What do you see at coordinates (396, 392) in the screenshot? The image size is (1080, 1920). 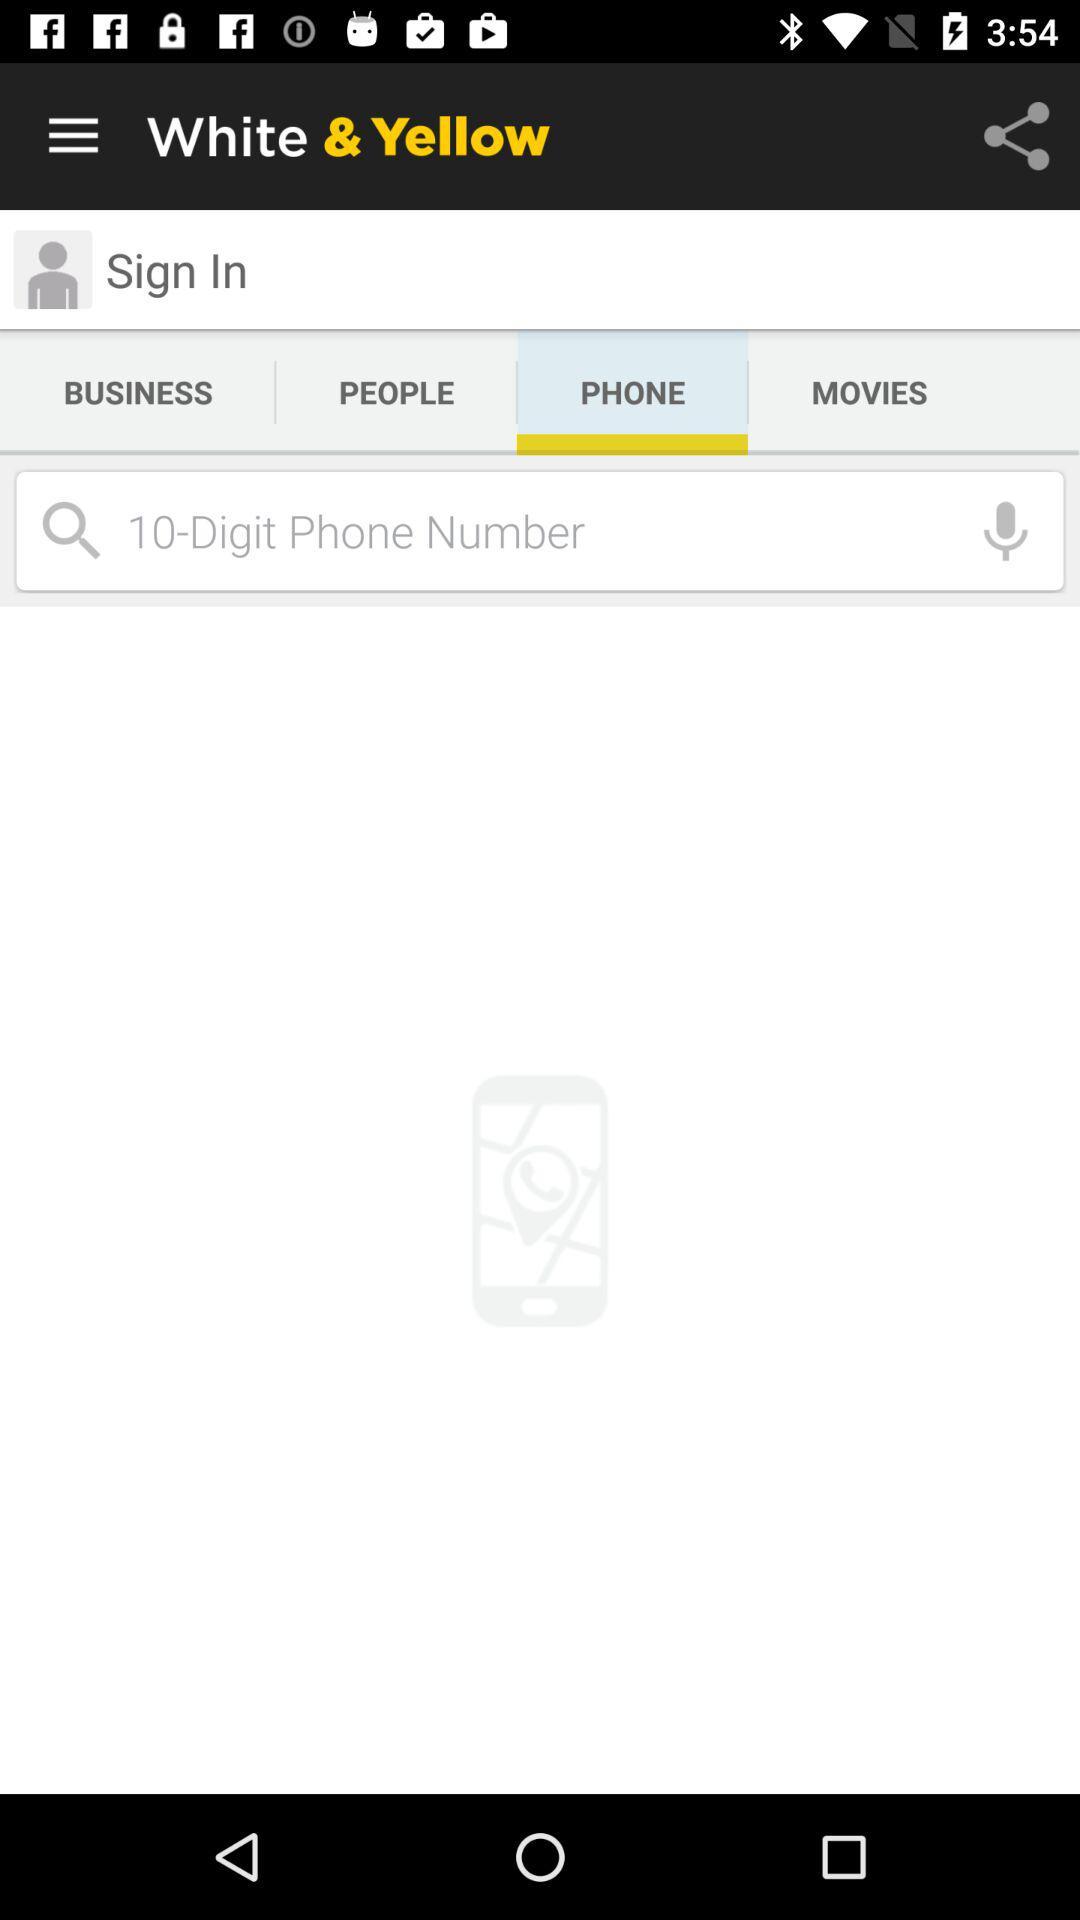 I see `the people app` at bounding box center [396, 392].